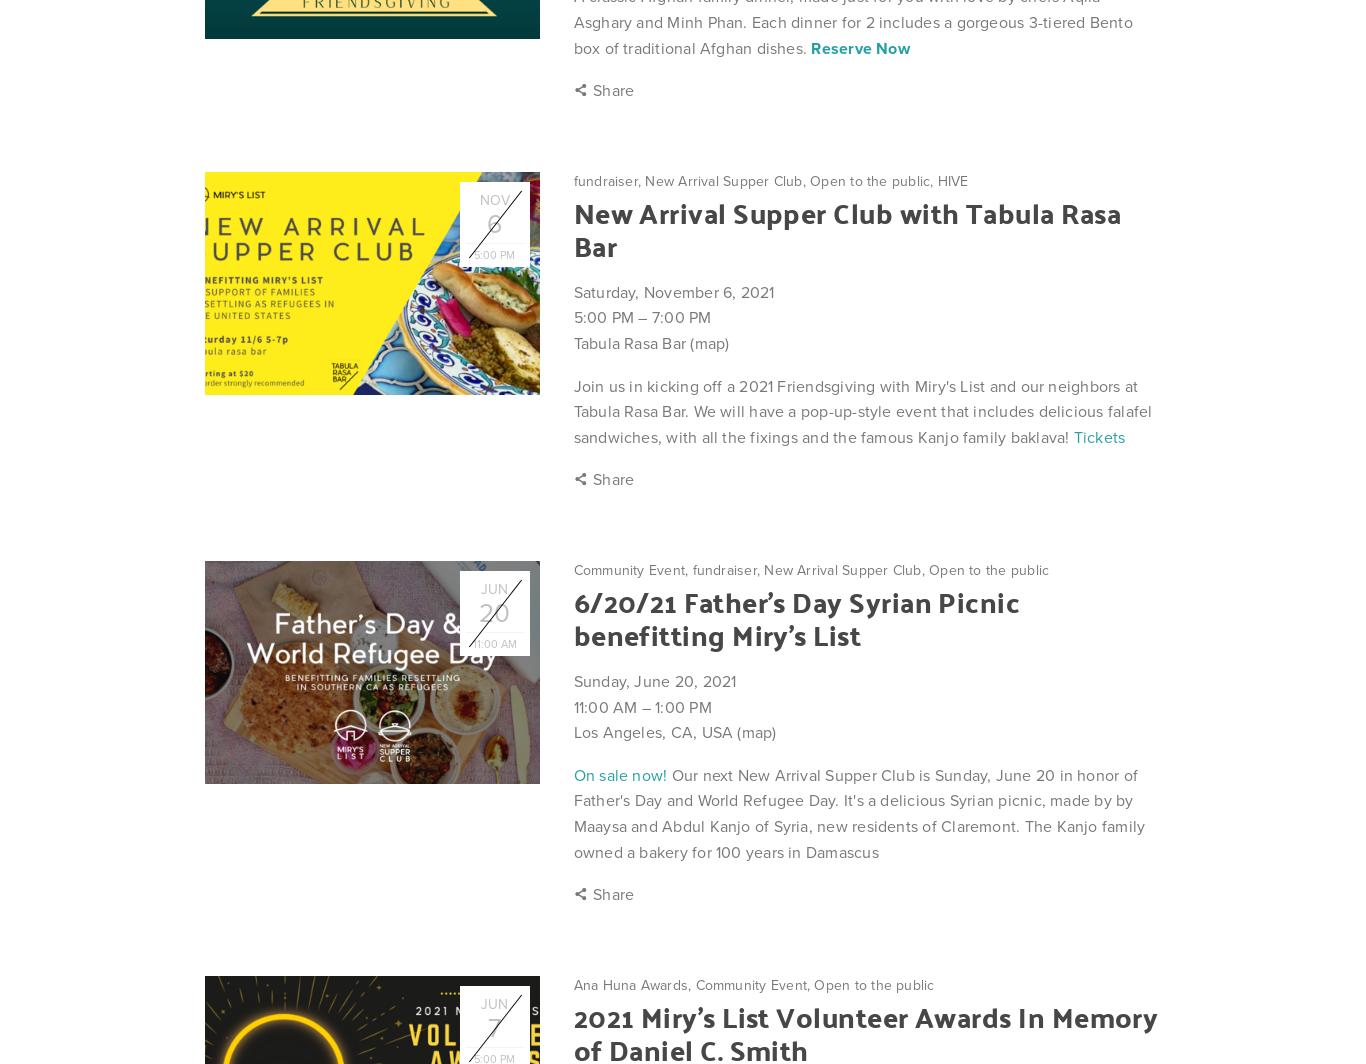  I want to click on '7:00 PM', so click(679, 317).